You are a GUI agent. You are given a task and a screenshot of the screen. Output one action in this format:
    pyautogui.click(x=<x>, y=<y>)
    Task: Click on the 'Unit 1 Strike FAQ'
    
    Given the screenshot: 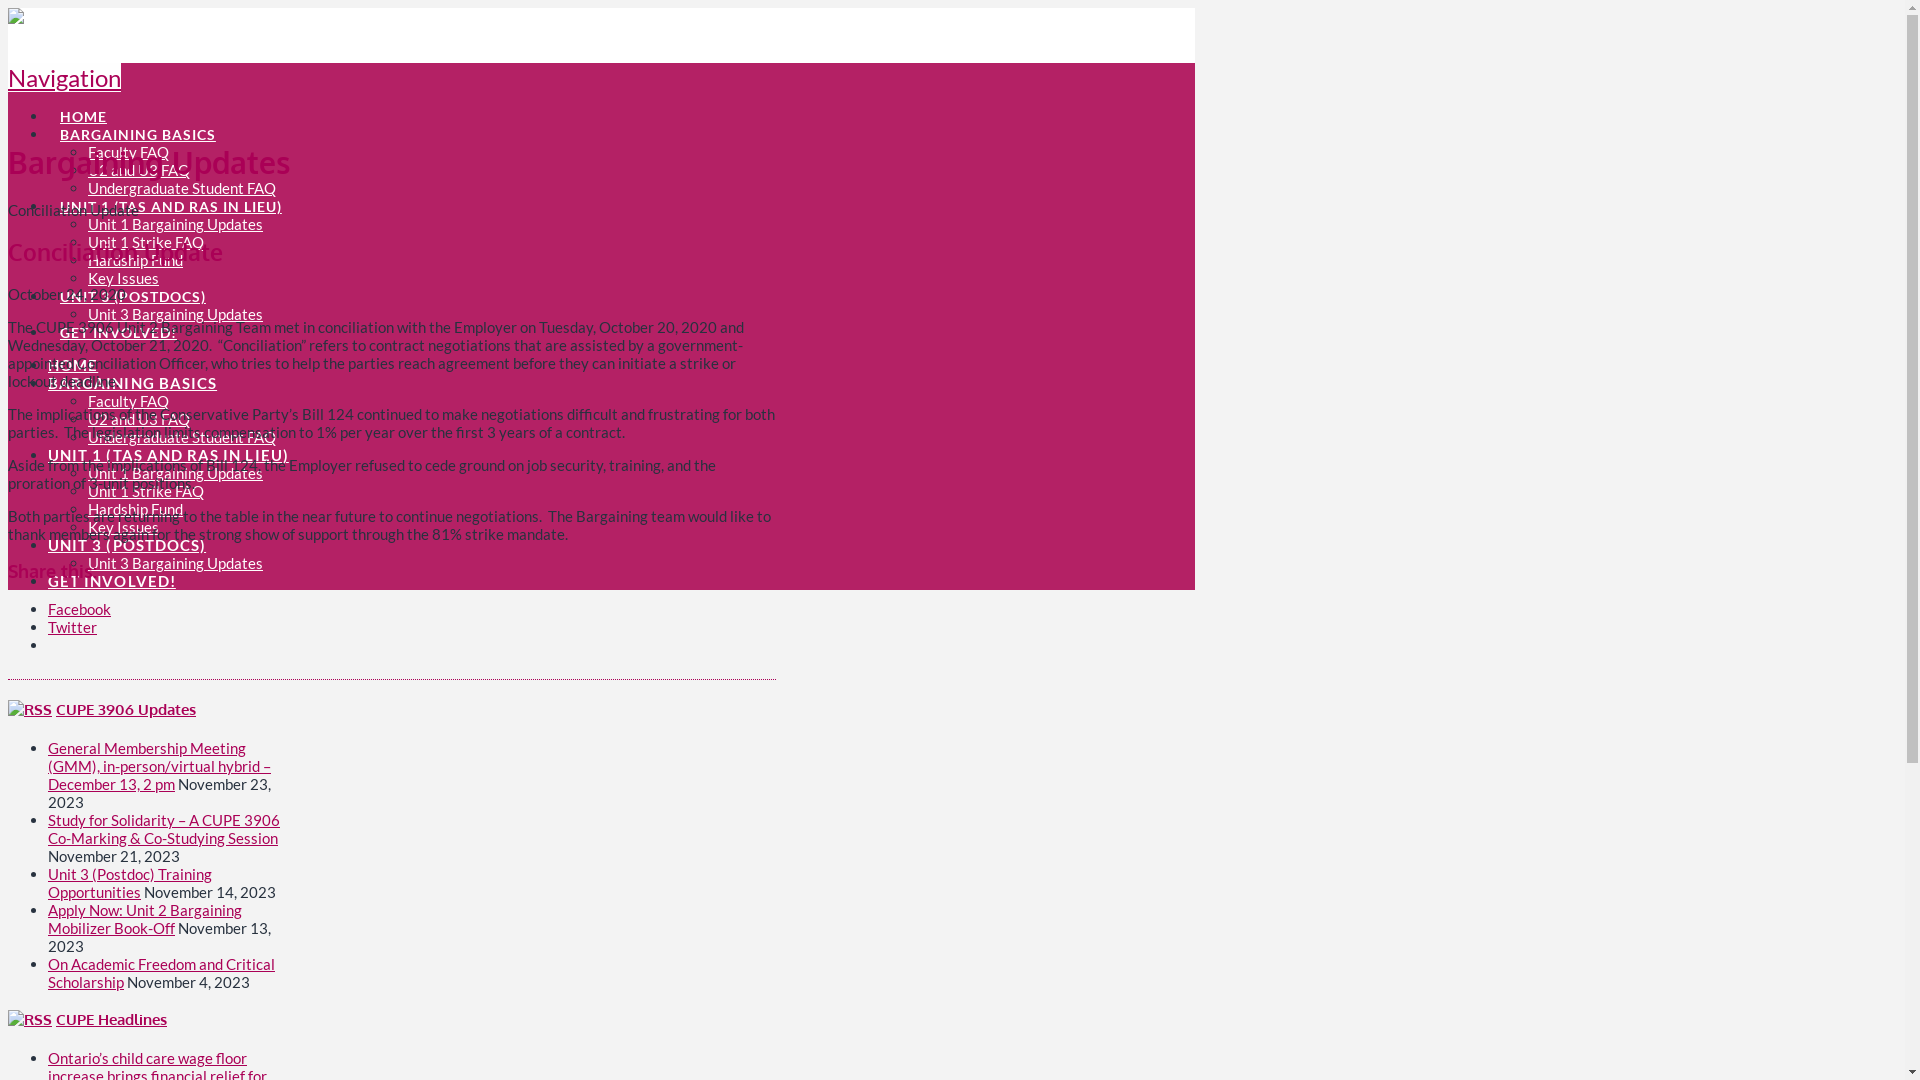 What is the action you would take?
    pyautogui.click(x=144, y=490)
    